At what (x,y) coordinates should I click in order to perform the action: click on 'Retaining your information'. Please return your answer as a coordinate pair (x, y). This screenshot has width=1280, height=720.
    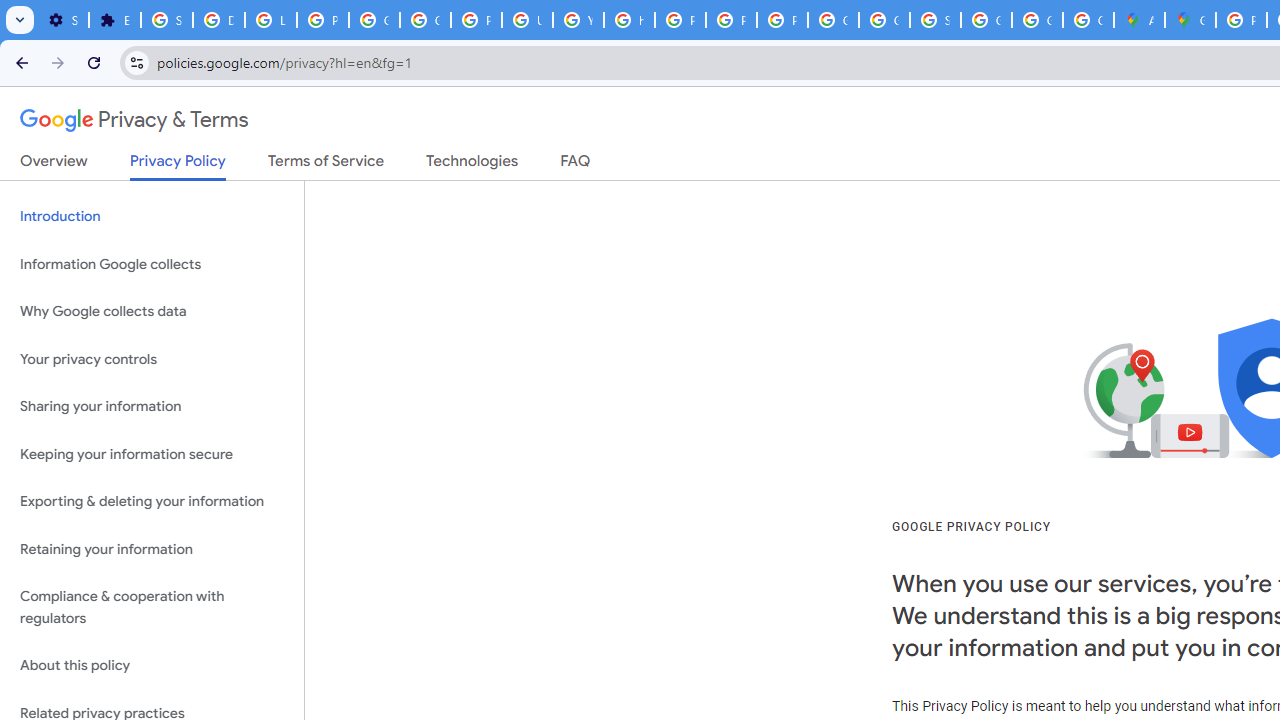
    Looking at the image, I should click on (151, 549).